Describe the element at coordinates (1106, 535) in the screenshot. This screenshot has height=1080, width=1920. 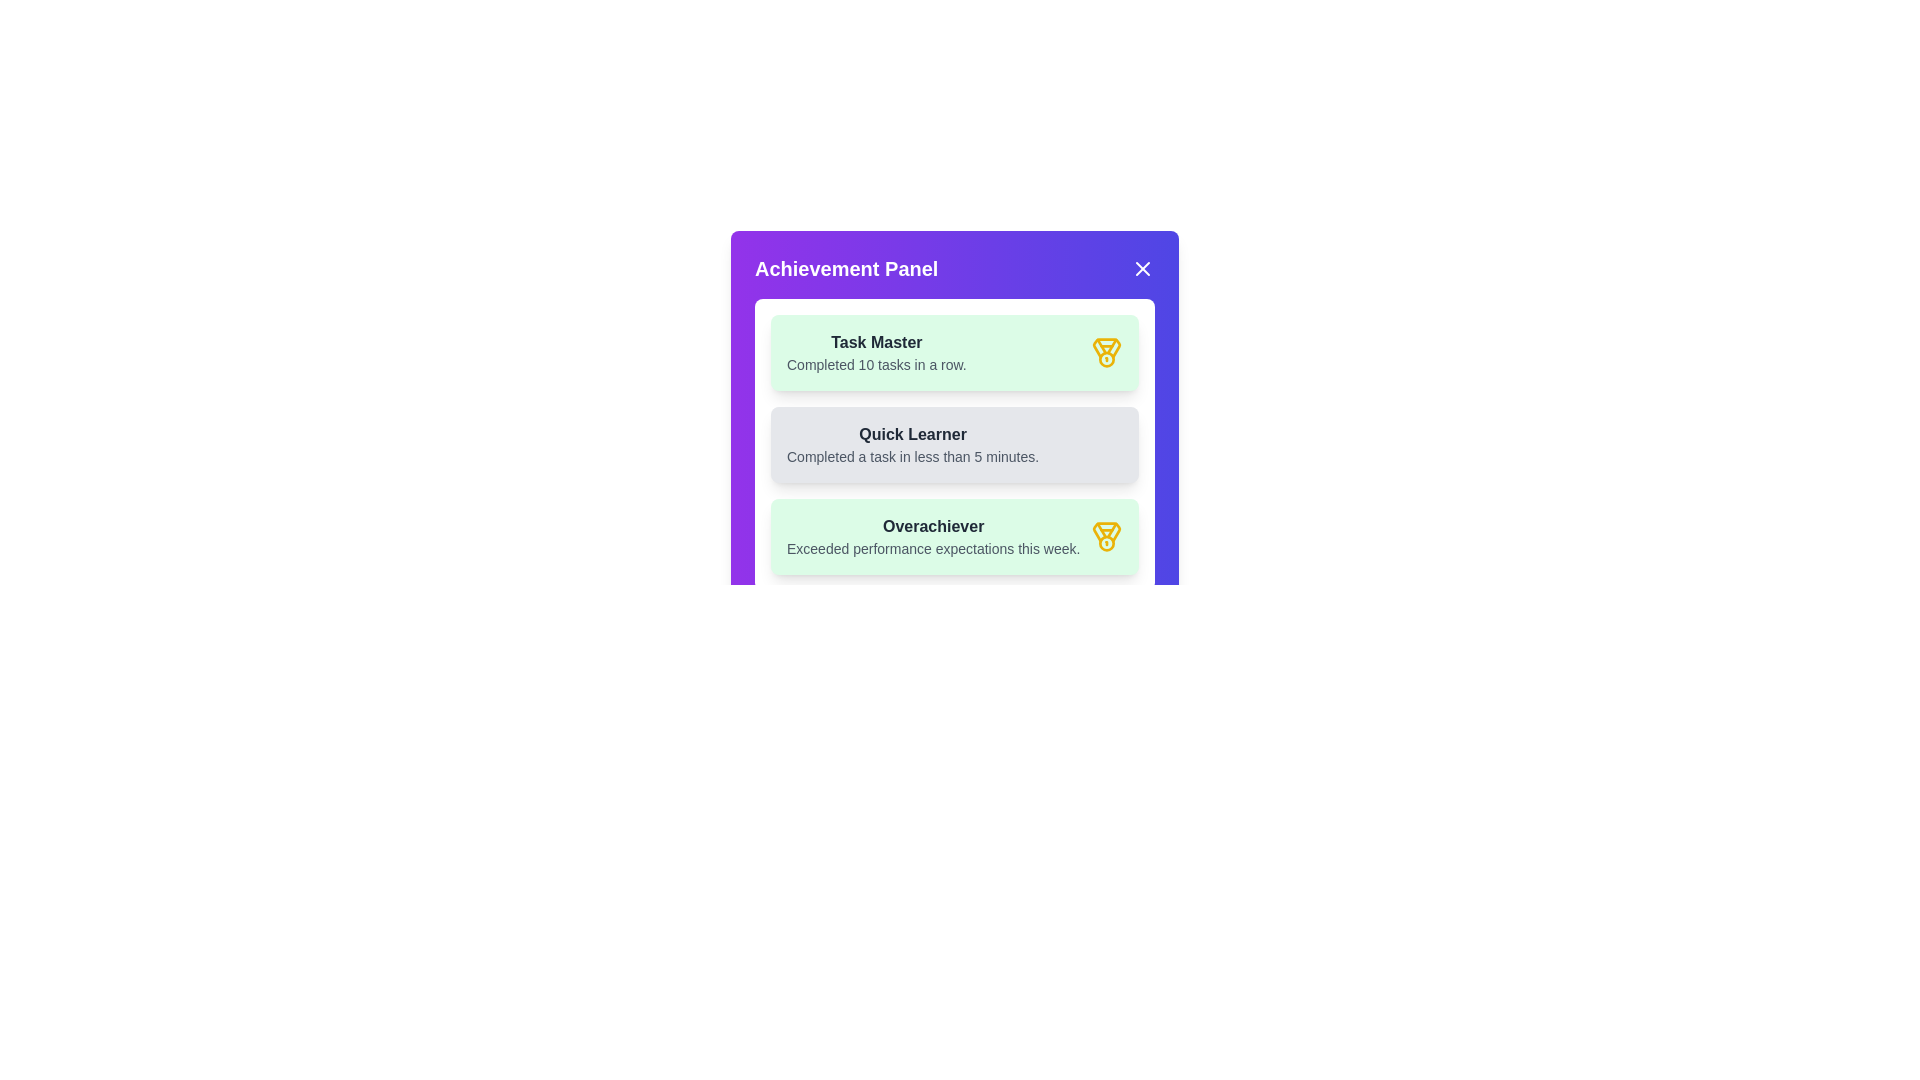
I see `the award icon representing the 'Overachiever' achievement located at the top-right corner of the green achievement card` at that location.